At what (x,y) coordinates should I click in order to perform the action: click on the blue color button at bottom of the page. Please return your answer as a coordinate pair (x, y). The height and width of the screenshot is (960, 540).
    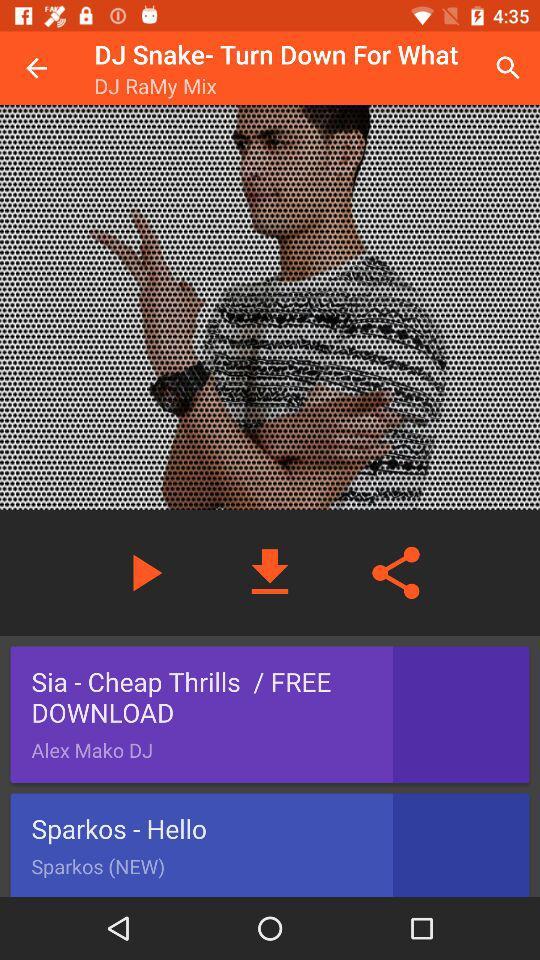
    Looking at the image, I should click on (270, 844).